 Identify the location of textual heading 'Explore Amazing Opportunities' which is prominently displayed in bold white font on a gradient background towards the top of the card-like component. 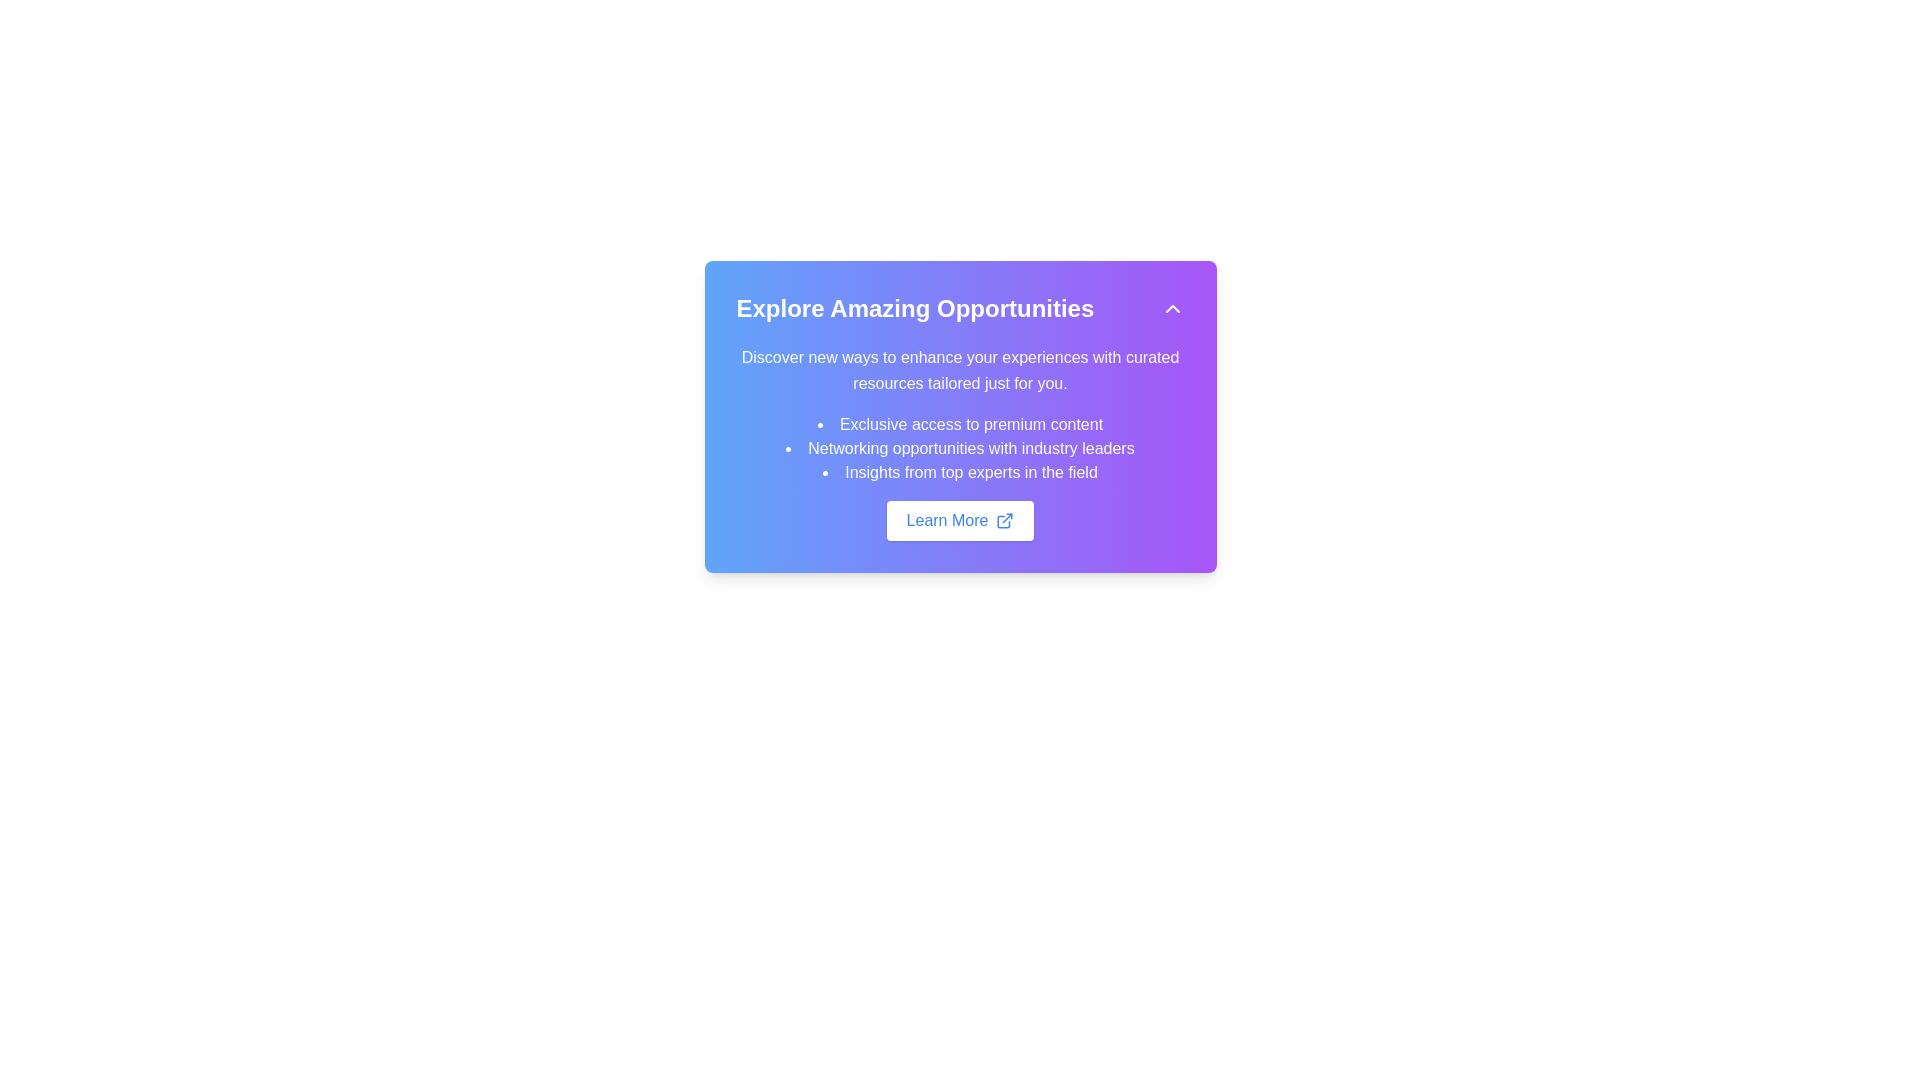
(914, 308).